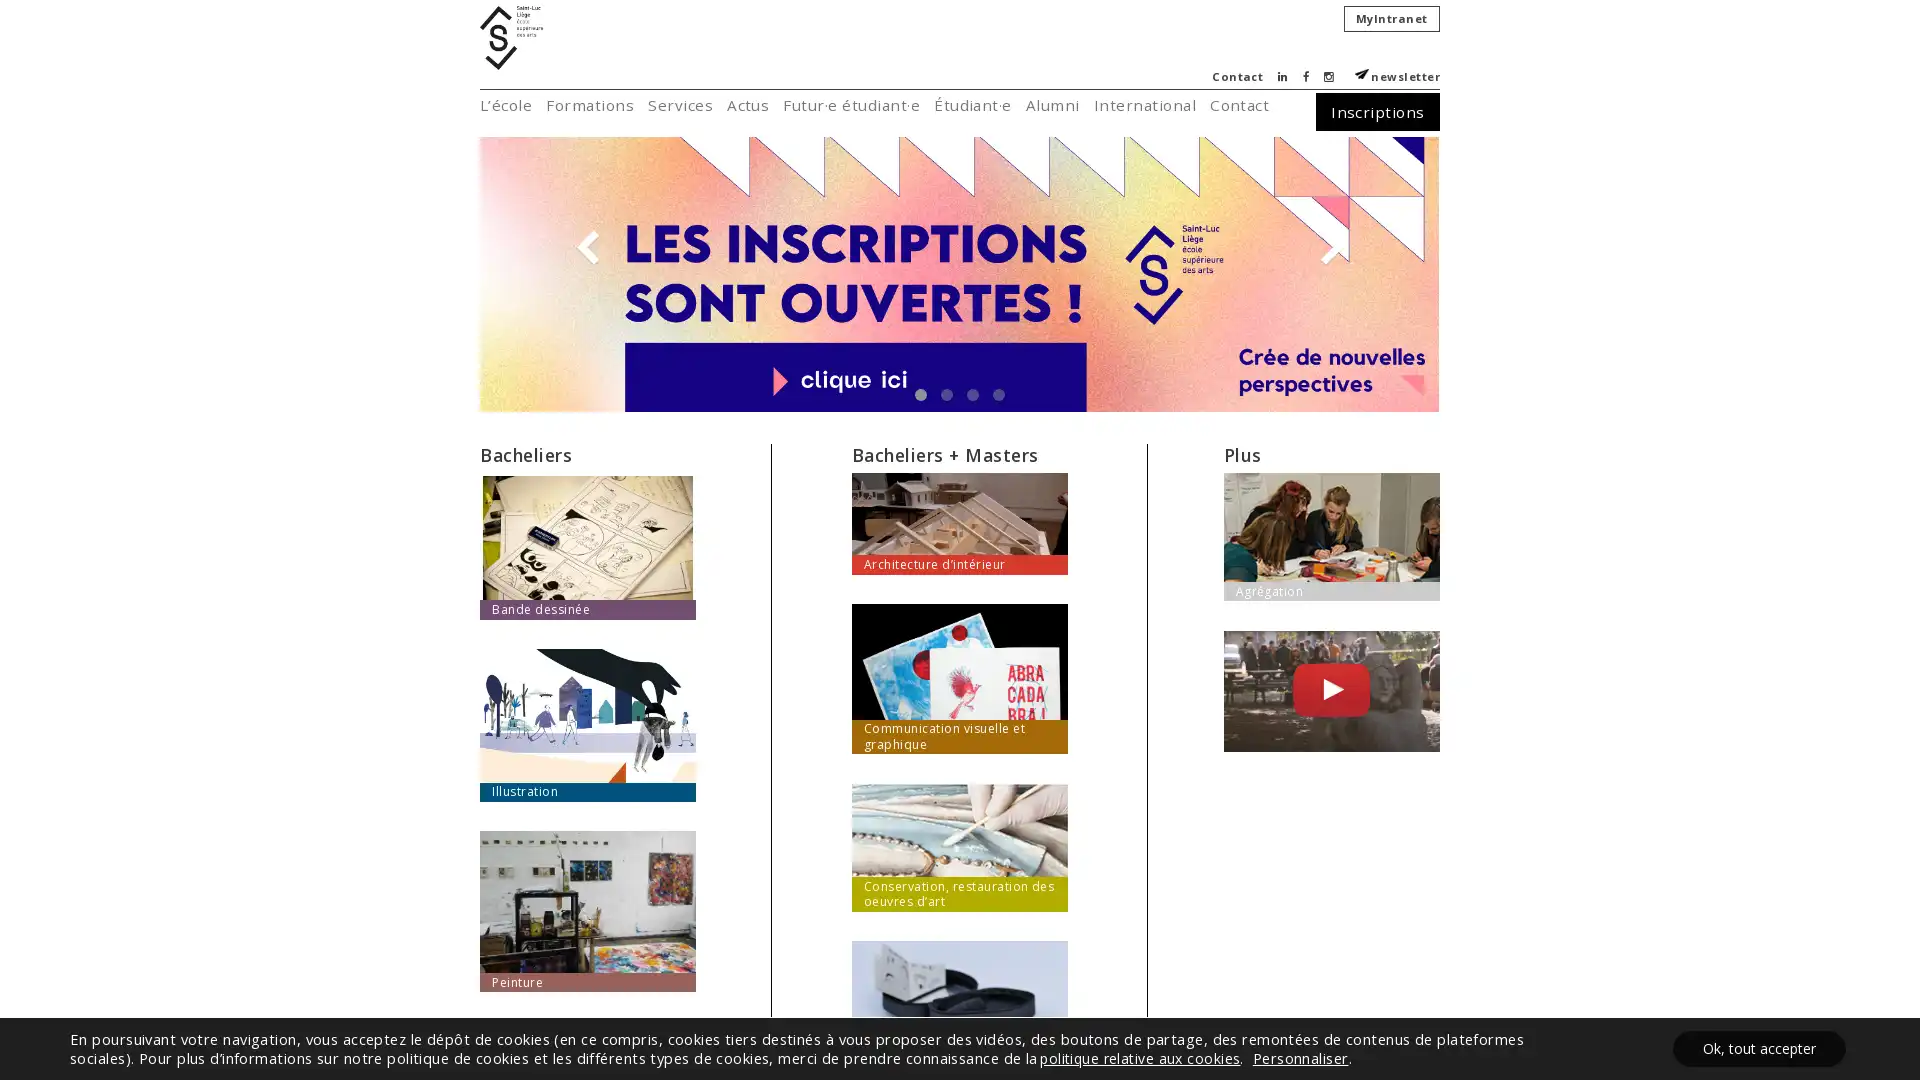 The height and width of the screenshot is (1080, 1920). Describe the element at coordinates (1758, 1048) in the screenshot. I see `Ok, tout accepter` at that location.